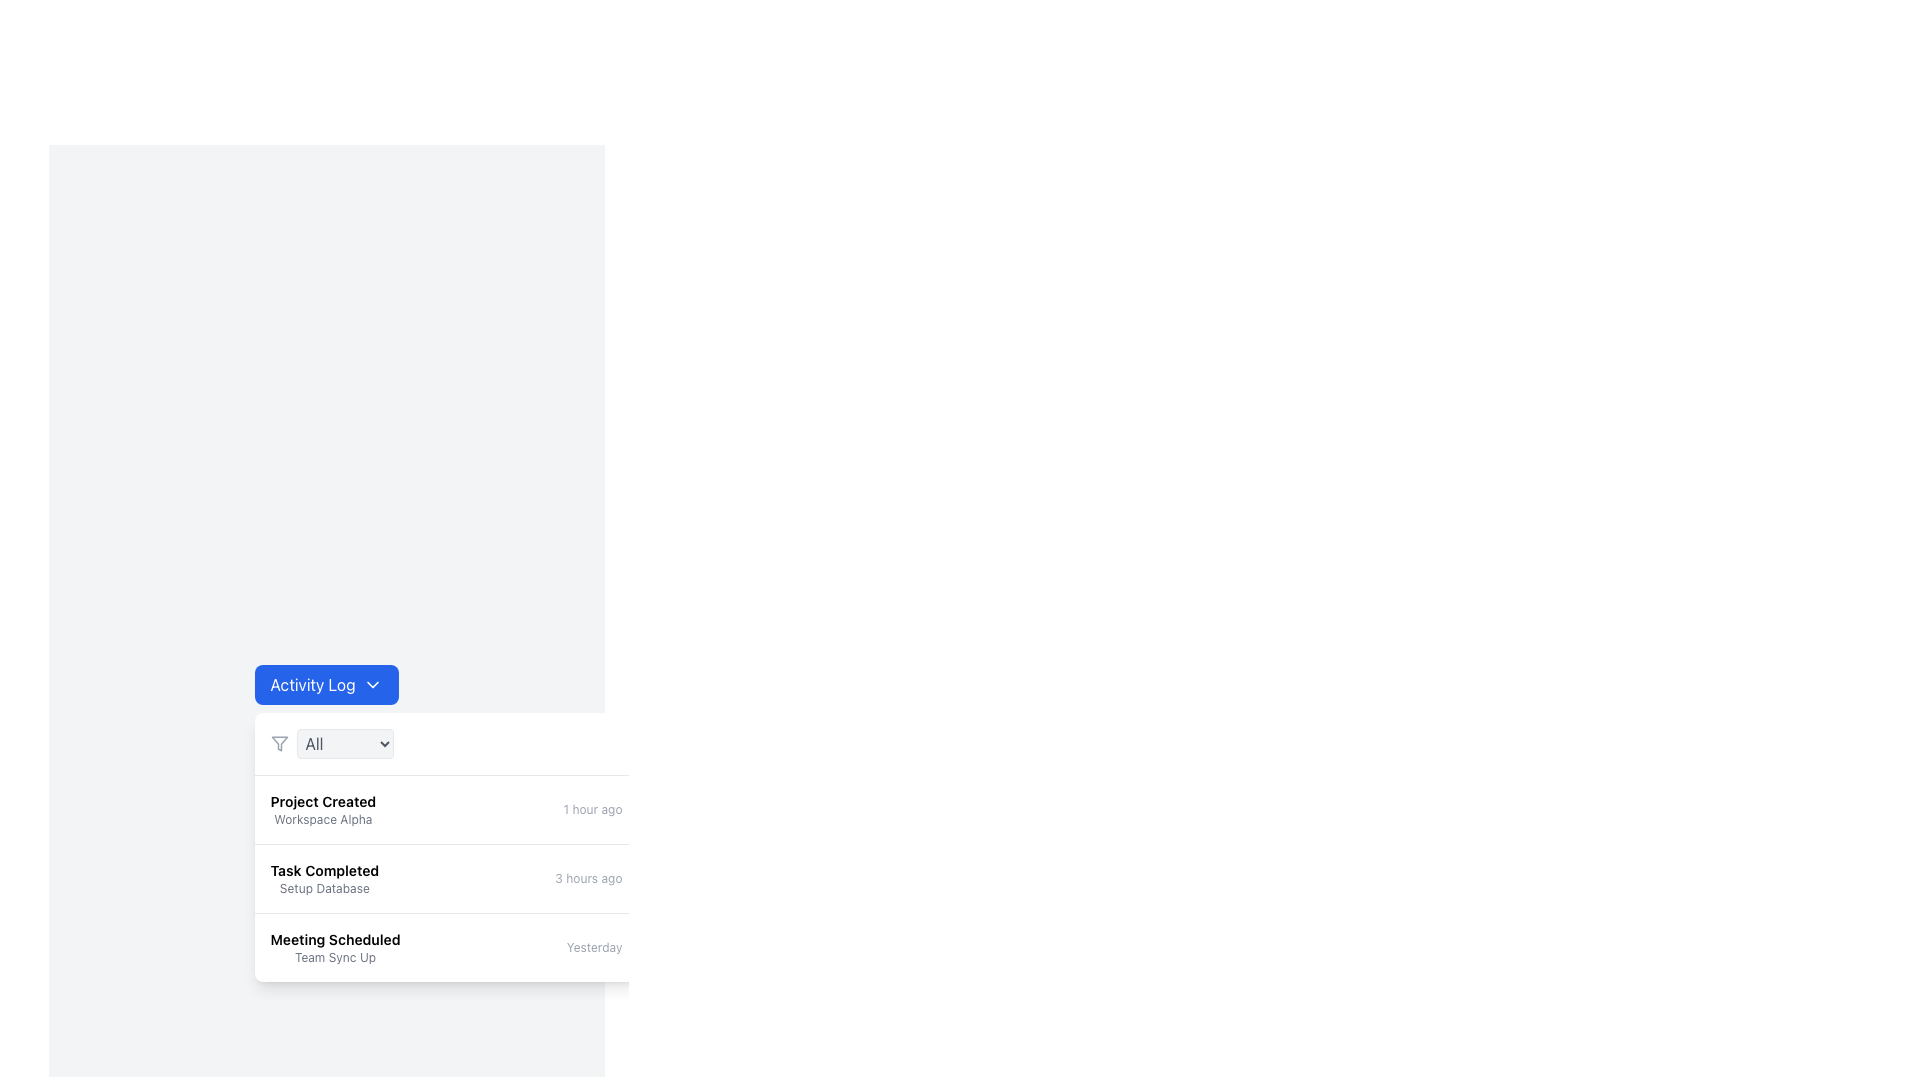 This screenshot has height=1080, width=1920. What do you see at coordinates (335, 940) in the screenshot?
I see `the title text label in the activity log that summarizes the nature of the logged activity` at bounding box center [335, 940].